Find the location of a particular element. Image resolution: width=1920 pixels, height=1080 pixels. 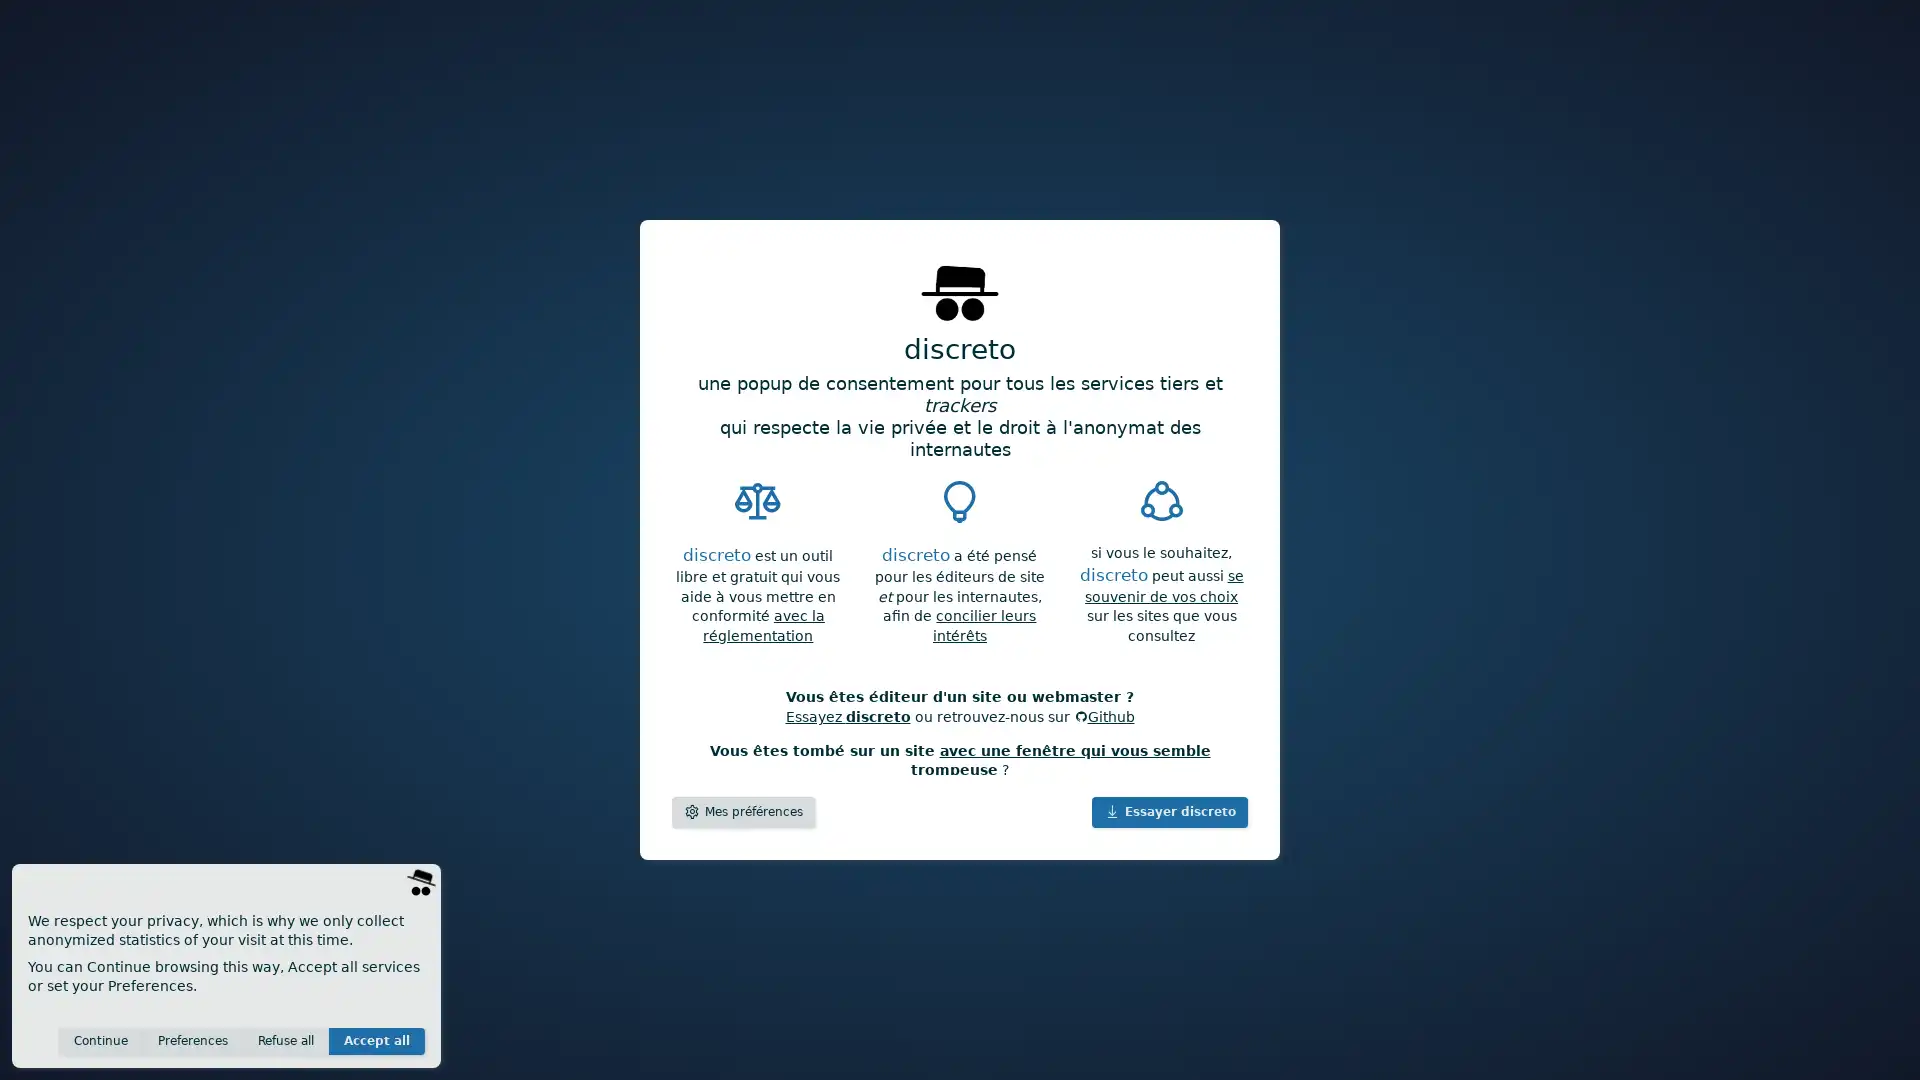

Preferences is located at coordinates (192, 1040).